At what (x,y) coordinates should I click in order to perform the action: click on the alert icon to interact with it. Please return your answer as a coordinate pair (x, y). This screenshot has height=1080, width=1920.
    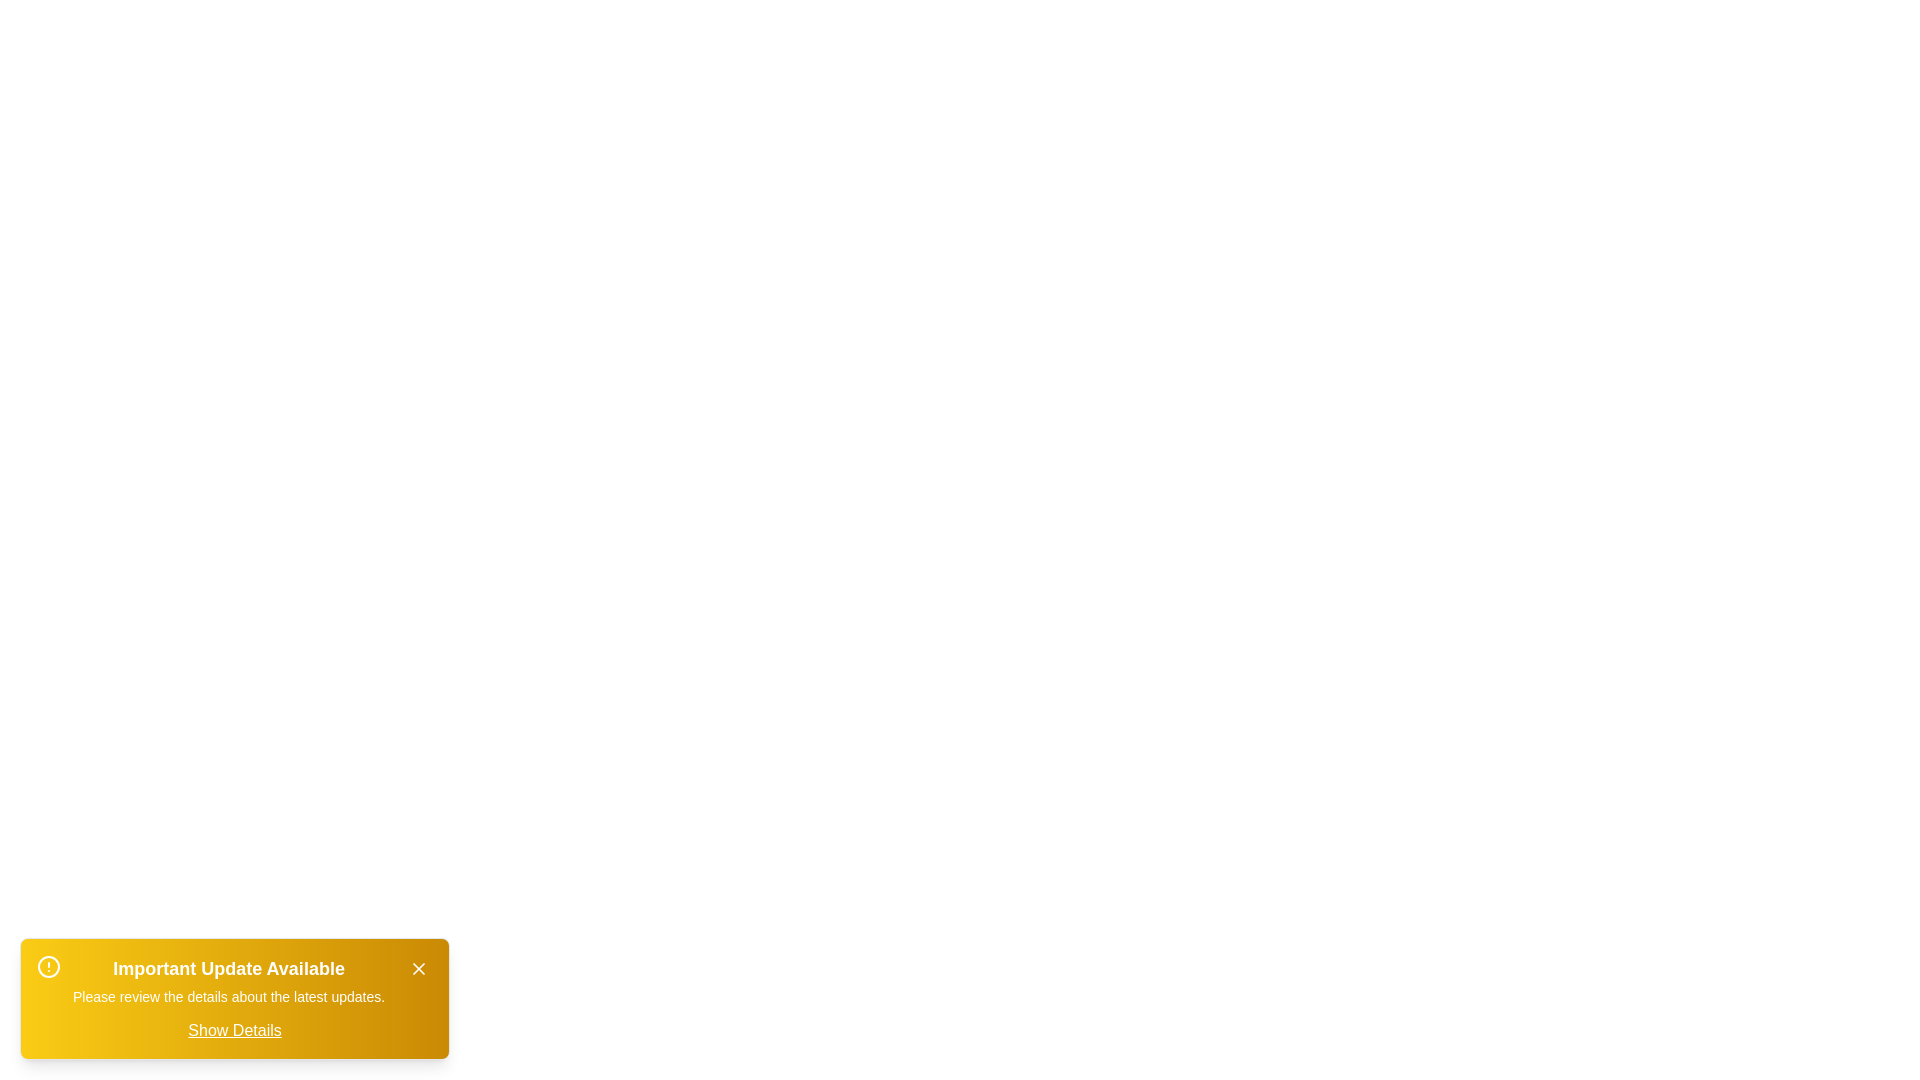
    Looking at the image, I should click on (48, 966).